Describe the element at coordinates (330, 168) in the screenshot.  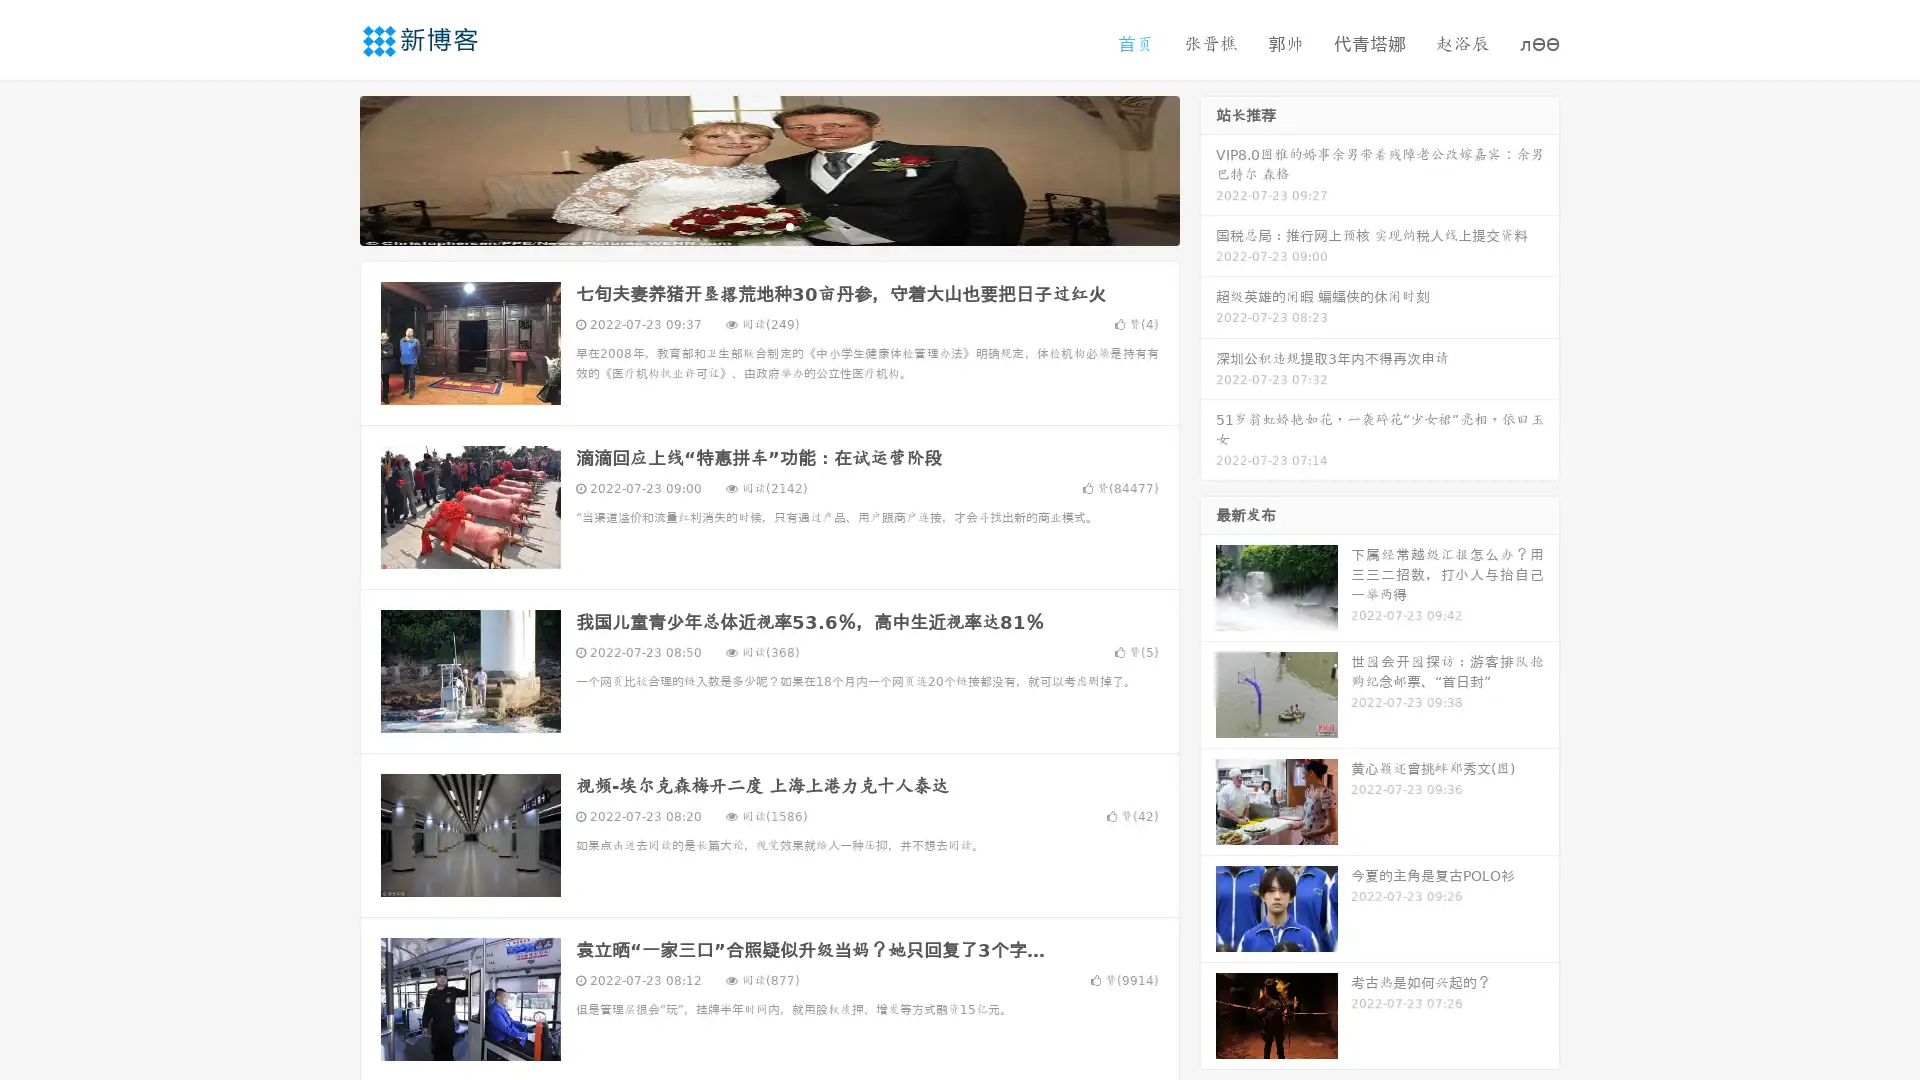
I see `Previous slide` at that location.